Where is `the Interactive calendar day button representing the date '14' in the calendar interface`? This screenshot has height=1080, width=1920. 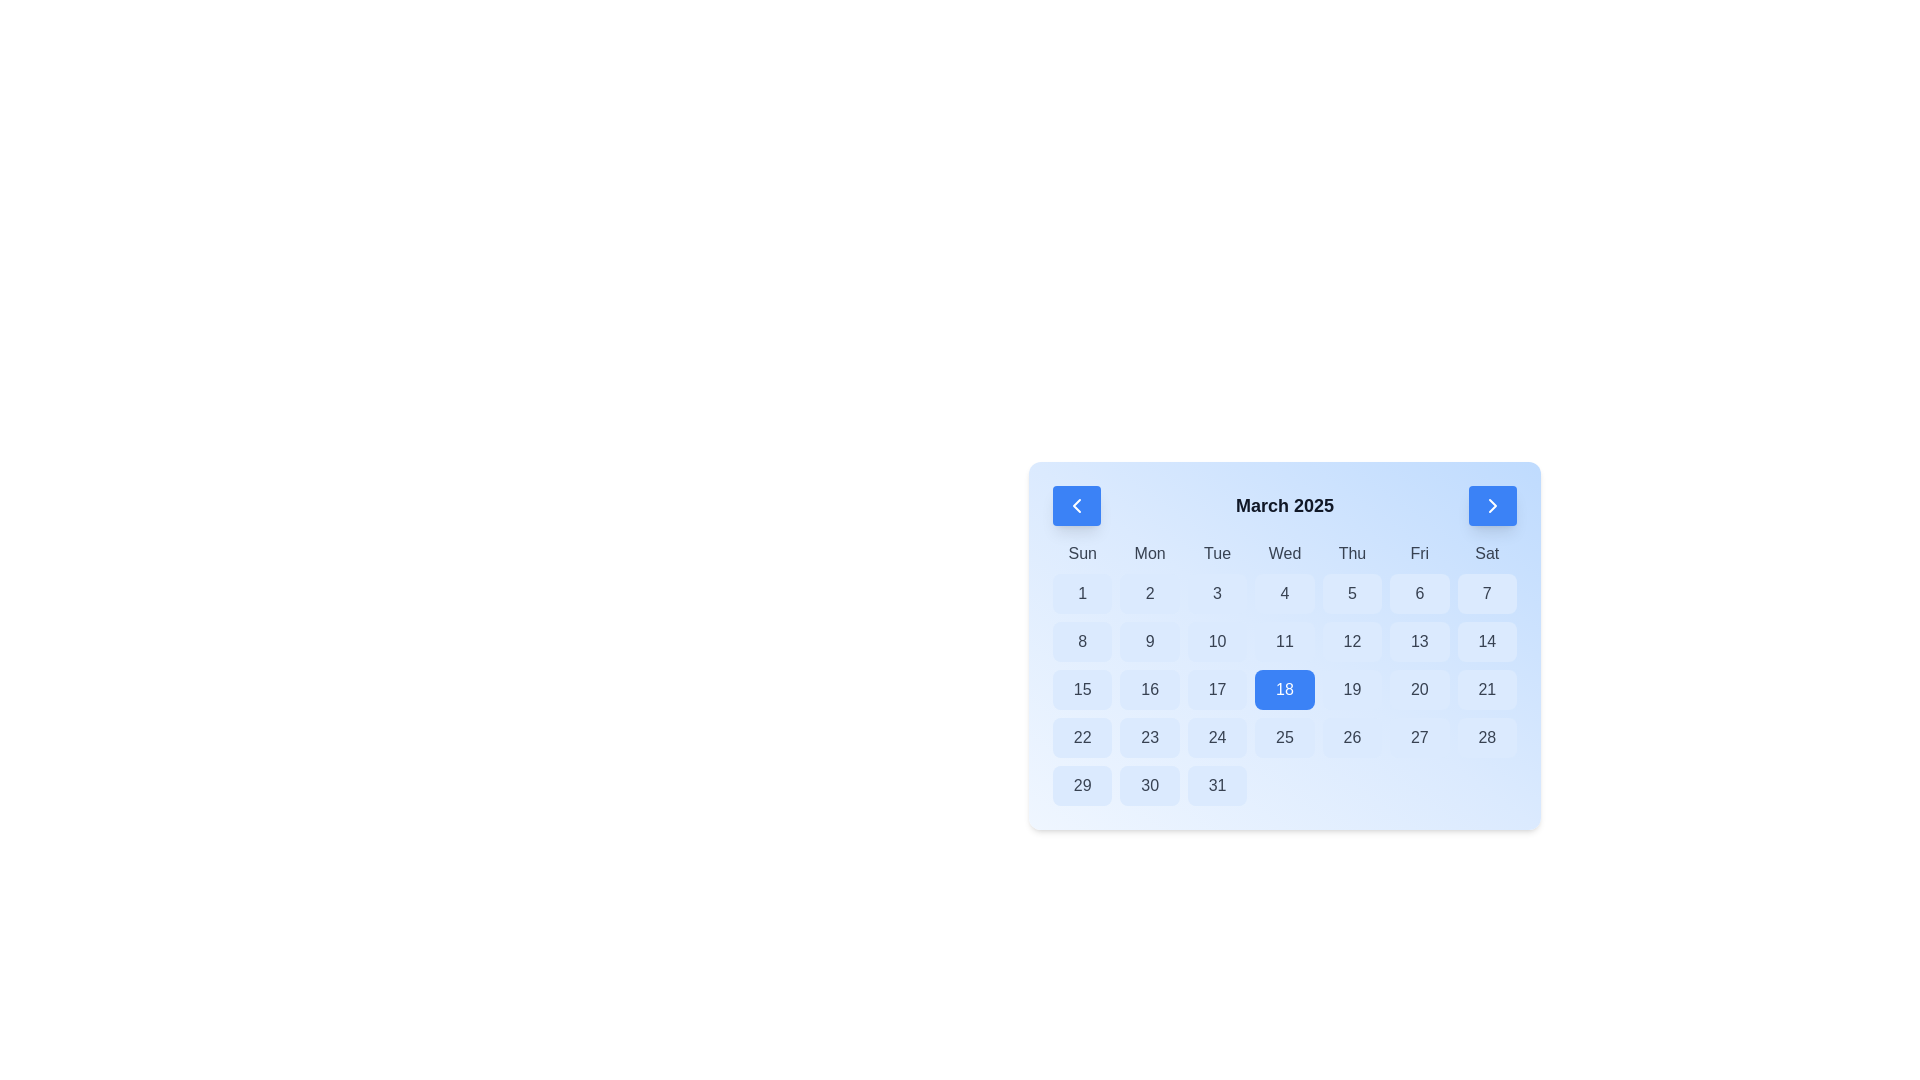
the Interactive calendar day button representing the date '14' in the calendar interface is located at coordinates (1487, 641).